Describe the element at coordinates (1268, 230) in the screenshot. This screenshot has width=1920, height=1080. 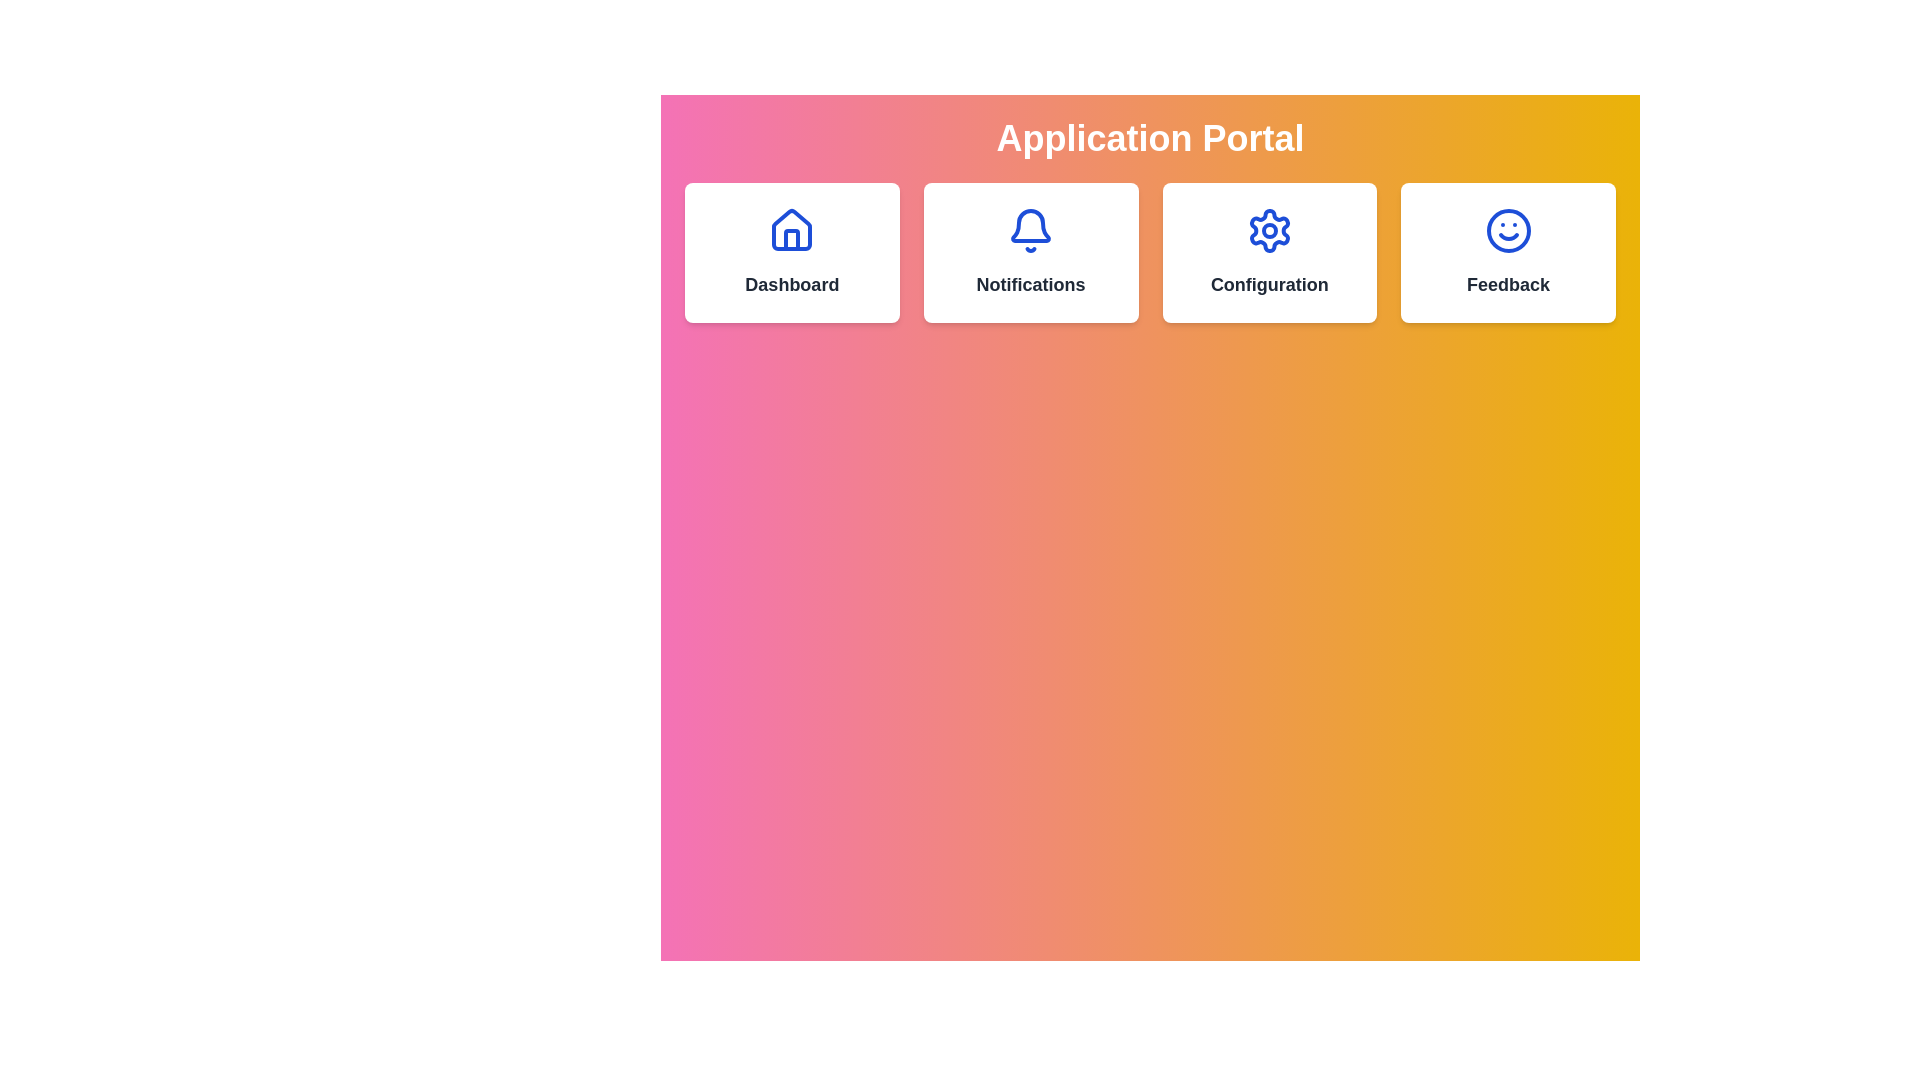
I see `the decorative graphical circle located at the center of the gear icon within the 'Application Portal' section` at that location.